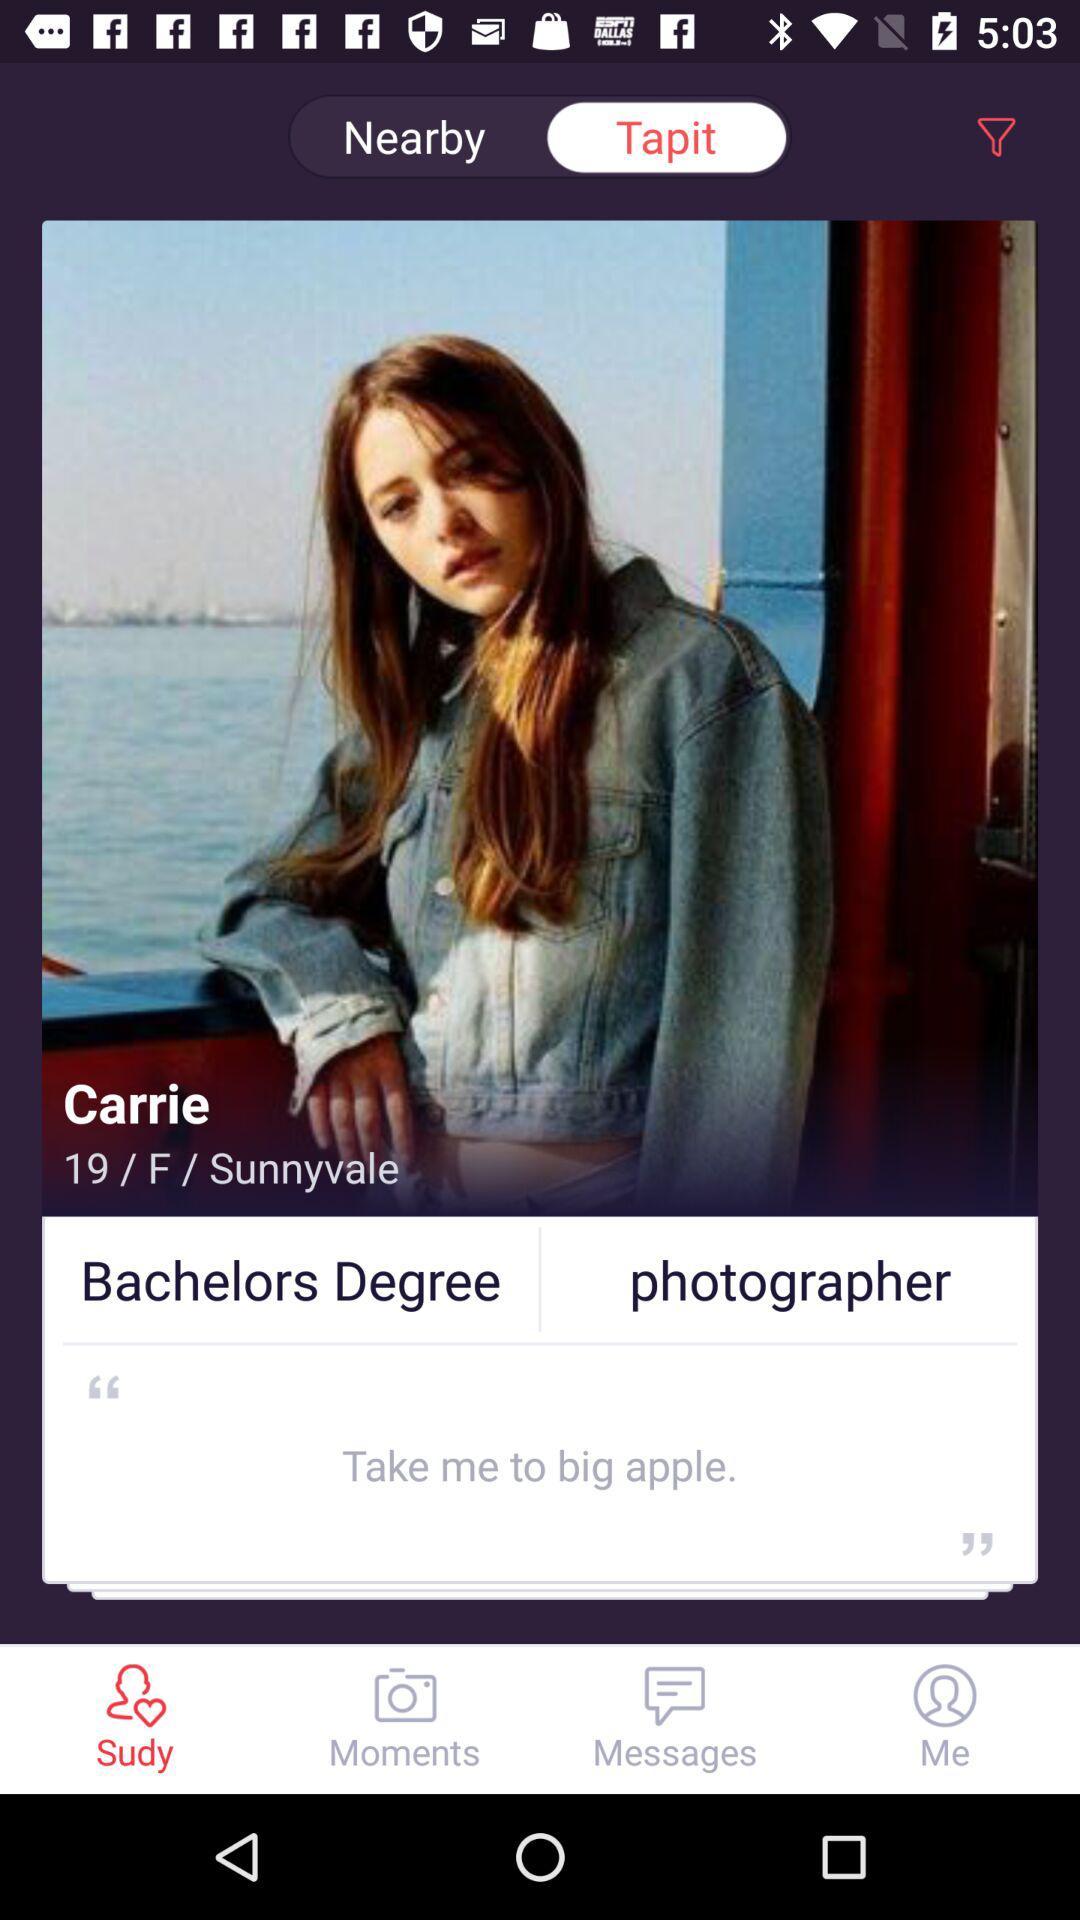 Image resolution: width=1080 pixels, height=1920 pixels. Describe the element at coordinates (945, 1694) in the screenshot. I see `the profie icon which is at the right side in the bottom` at that location.